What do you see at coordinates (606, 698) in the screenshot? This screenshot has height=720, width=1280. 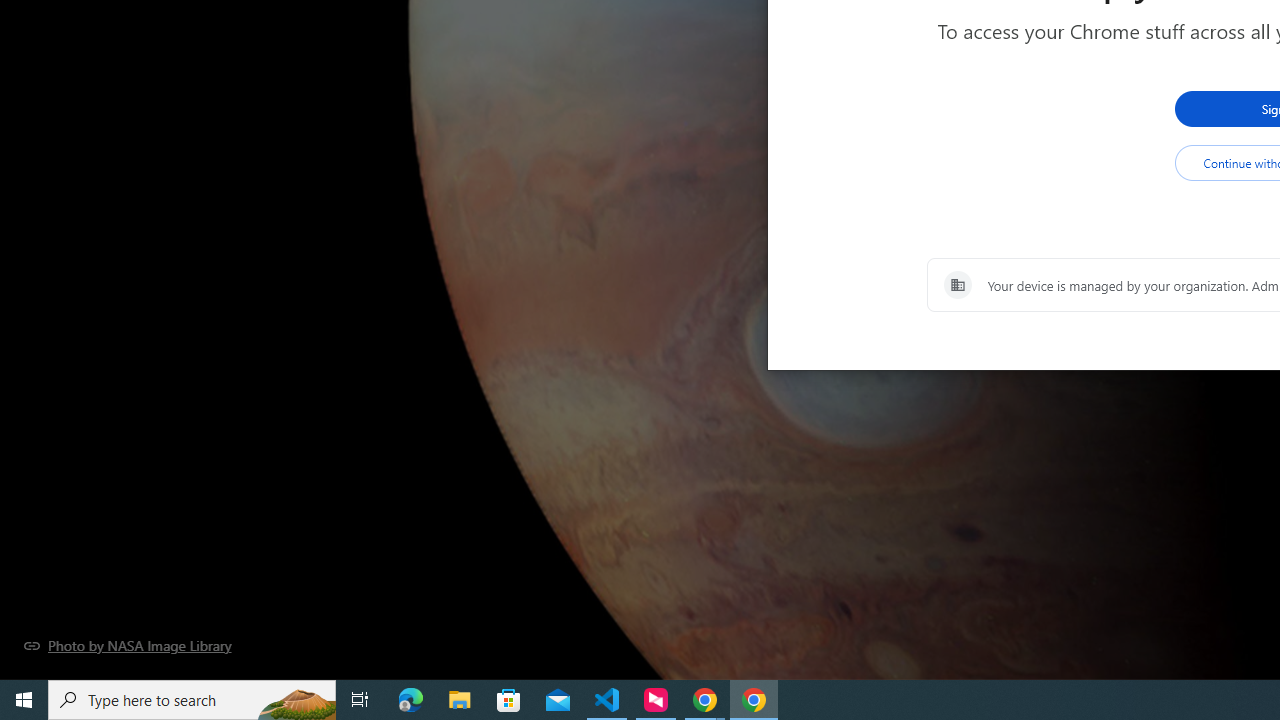 I see `'Visual Studio Code - 1 running window'` at bounding box center [606, 698].